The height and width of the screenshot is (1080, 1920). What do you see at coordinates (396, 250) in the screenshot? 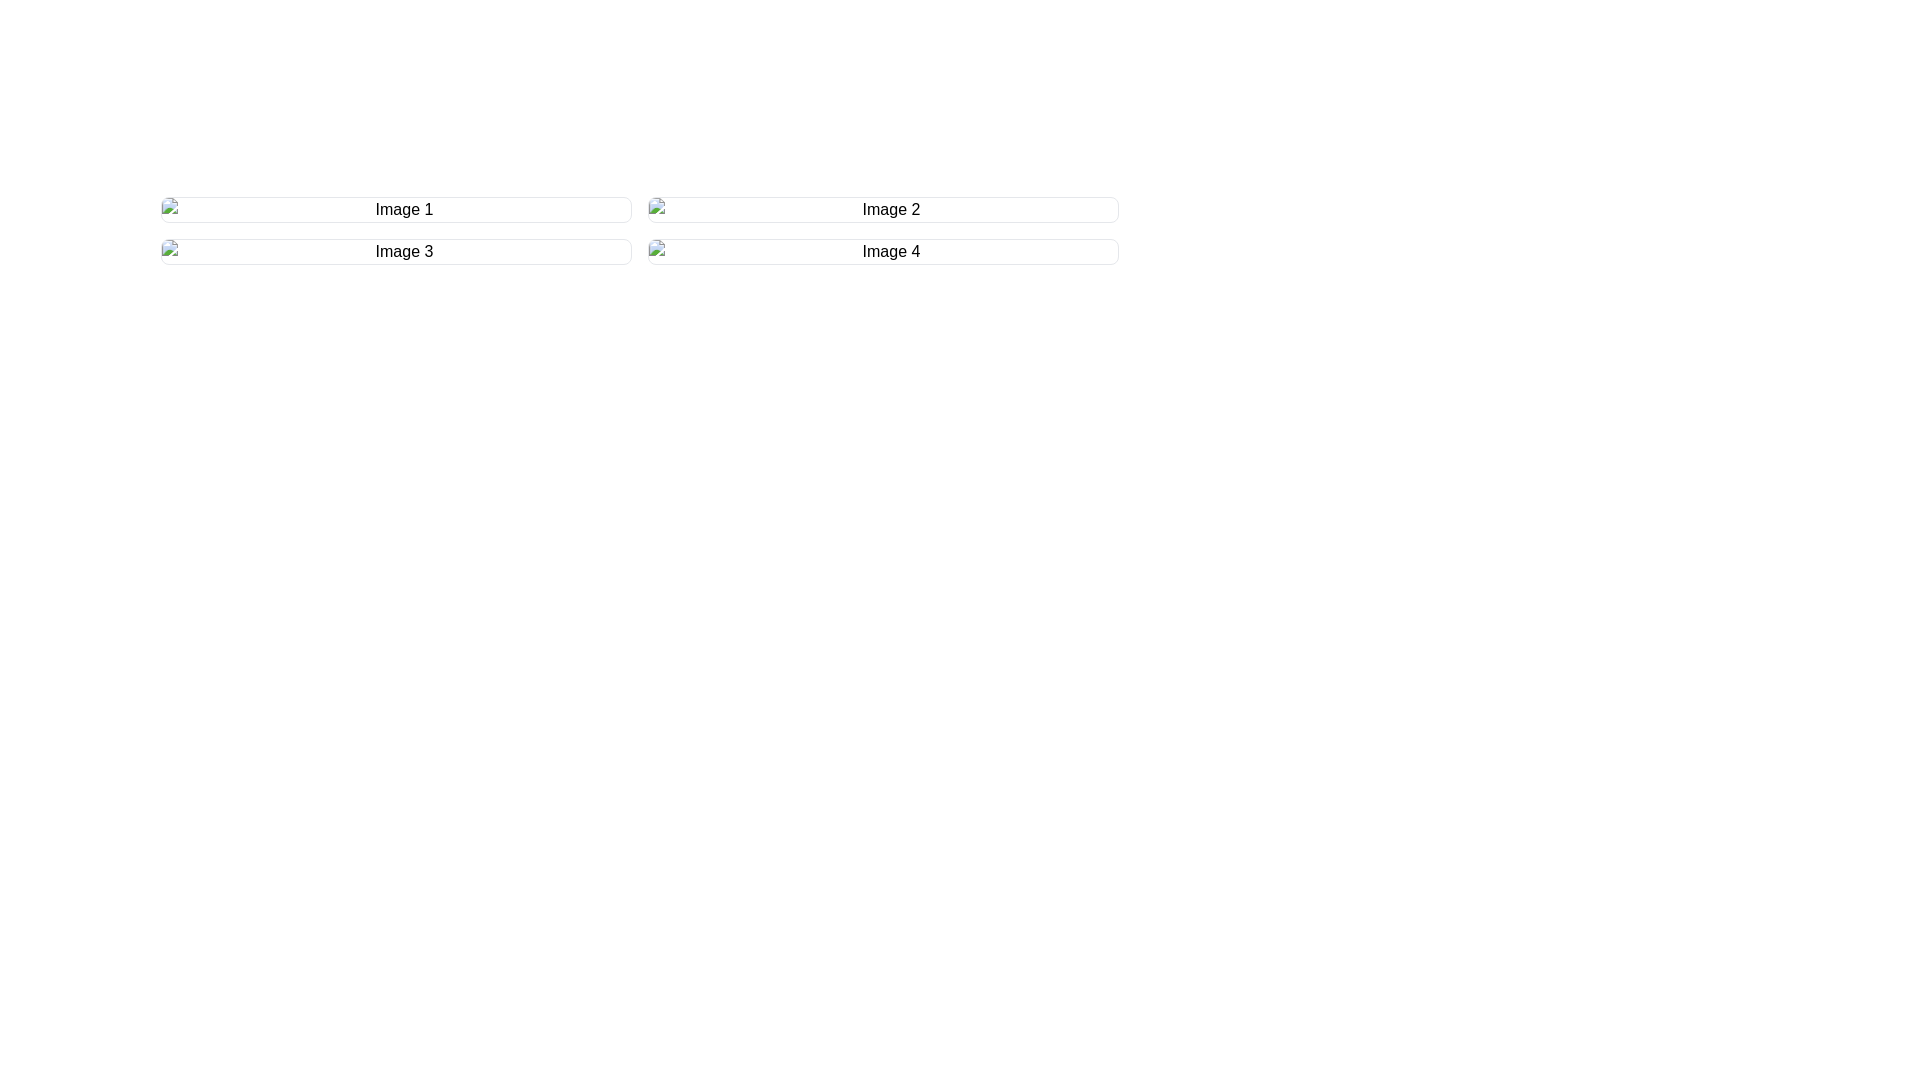
I see `the visual placeholder labeled 'Image 3', located in the second row of the grid layout, beneath 'Image 1'` at bounding box center [396, 250].